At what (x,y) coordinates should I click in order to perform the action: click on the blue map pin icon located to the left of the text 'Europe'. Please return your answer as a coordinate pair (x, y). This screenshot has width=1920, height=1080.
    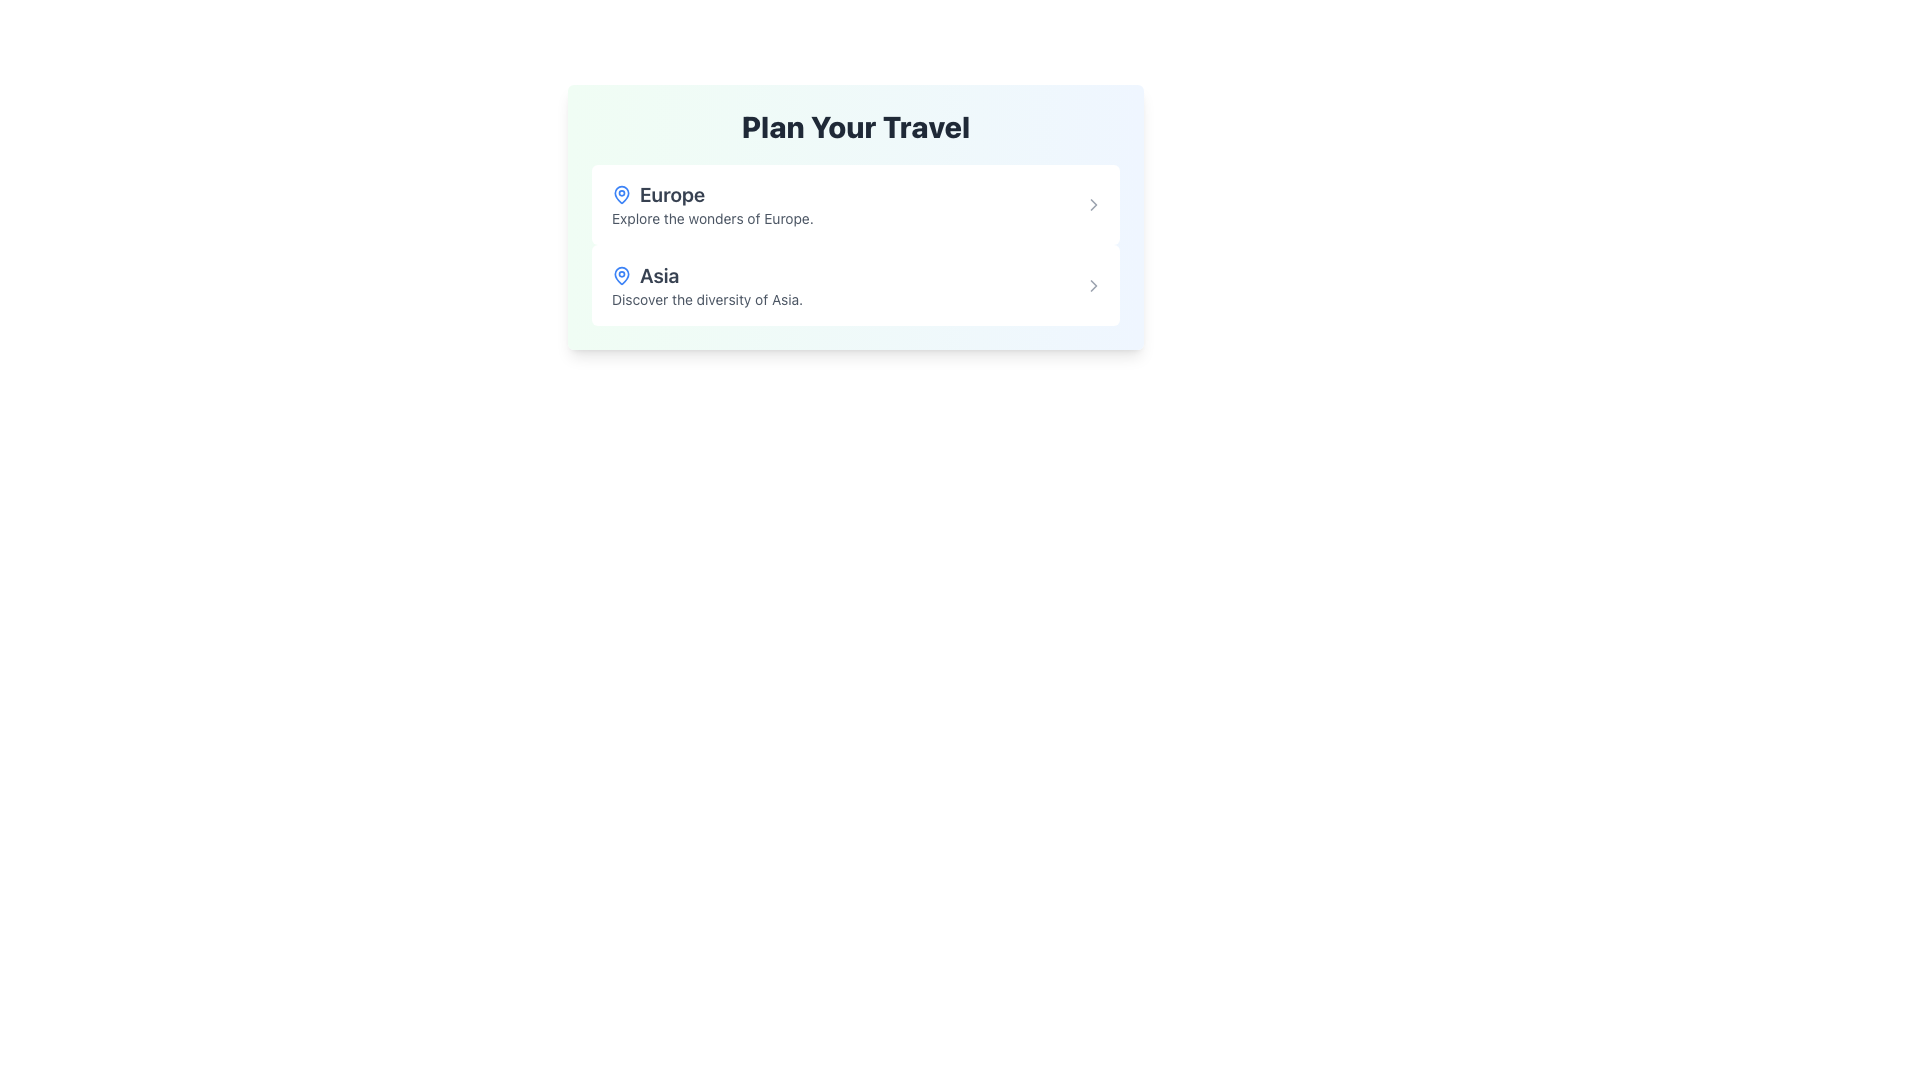
    Looking at the image, I should click on (621, 195).